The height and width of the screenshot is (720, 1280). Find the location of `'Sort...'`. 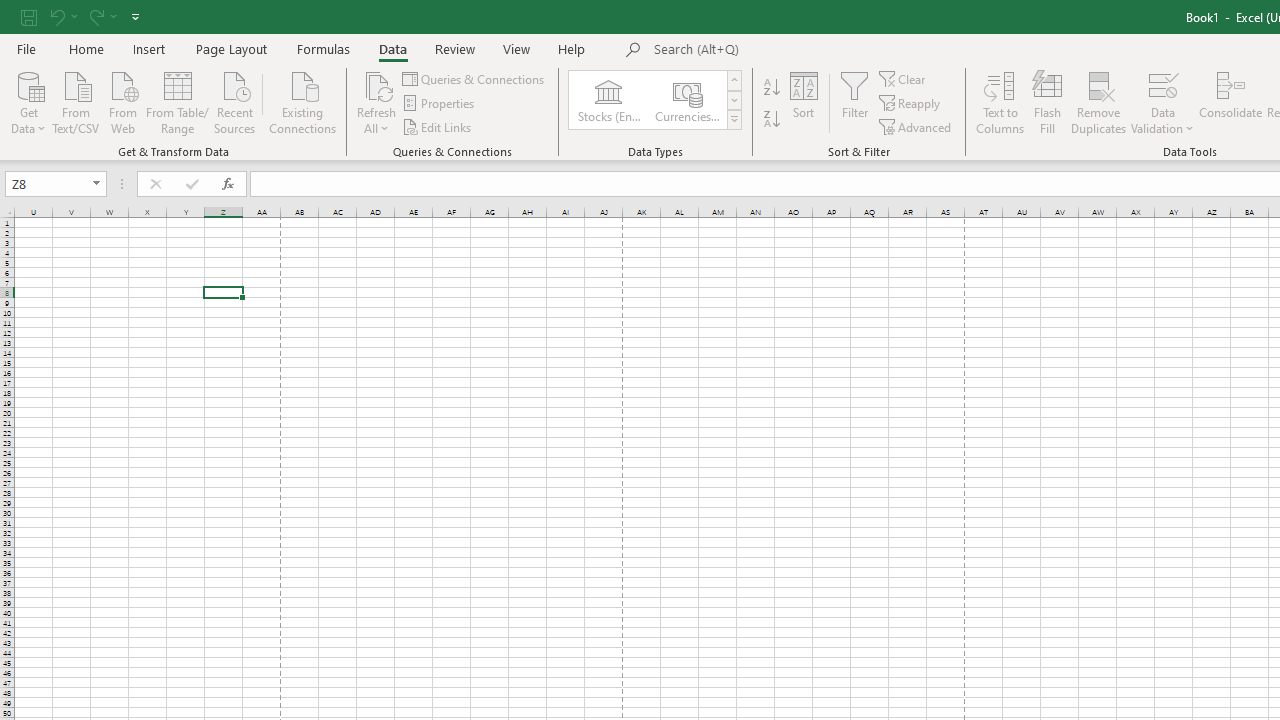

'Sort...' is located at coordinates (804, 103).